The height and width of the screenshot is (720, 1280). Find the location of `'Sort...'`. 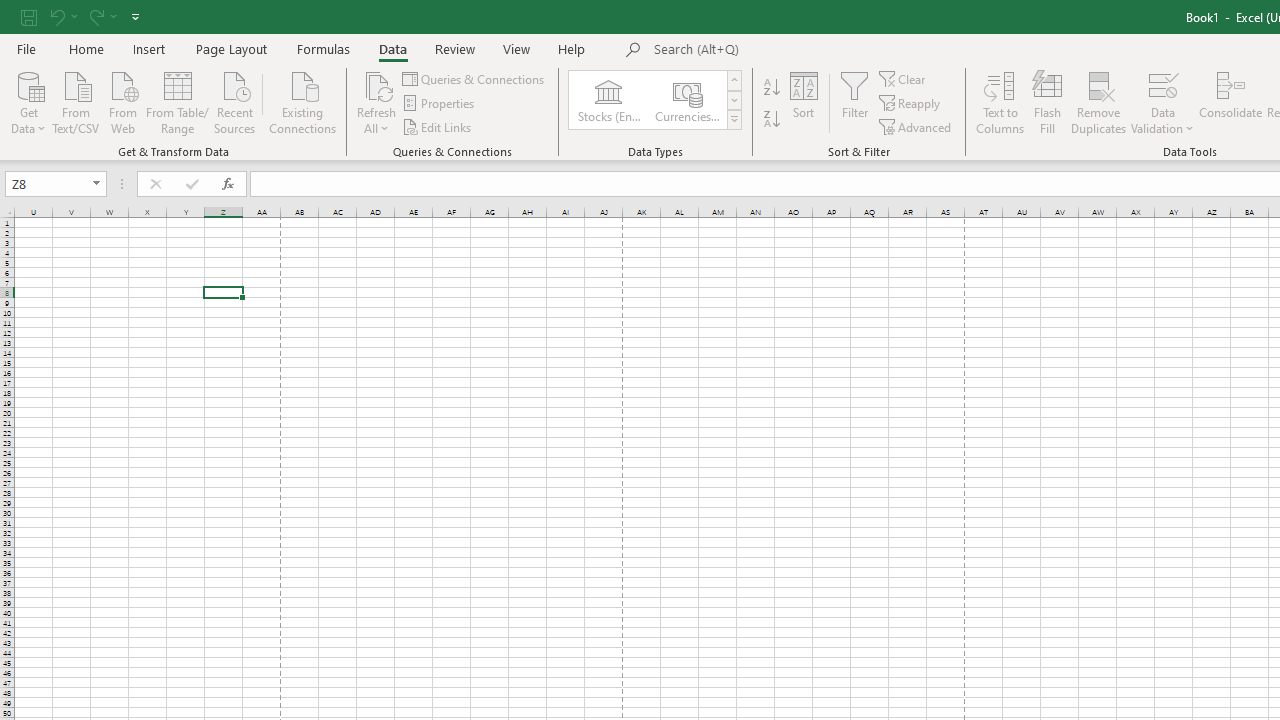

'Sort...' is located at coordinates (804, 103).